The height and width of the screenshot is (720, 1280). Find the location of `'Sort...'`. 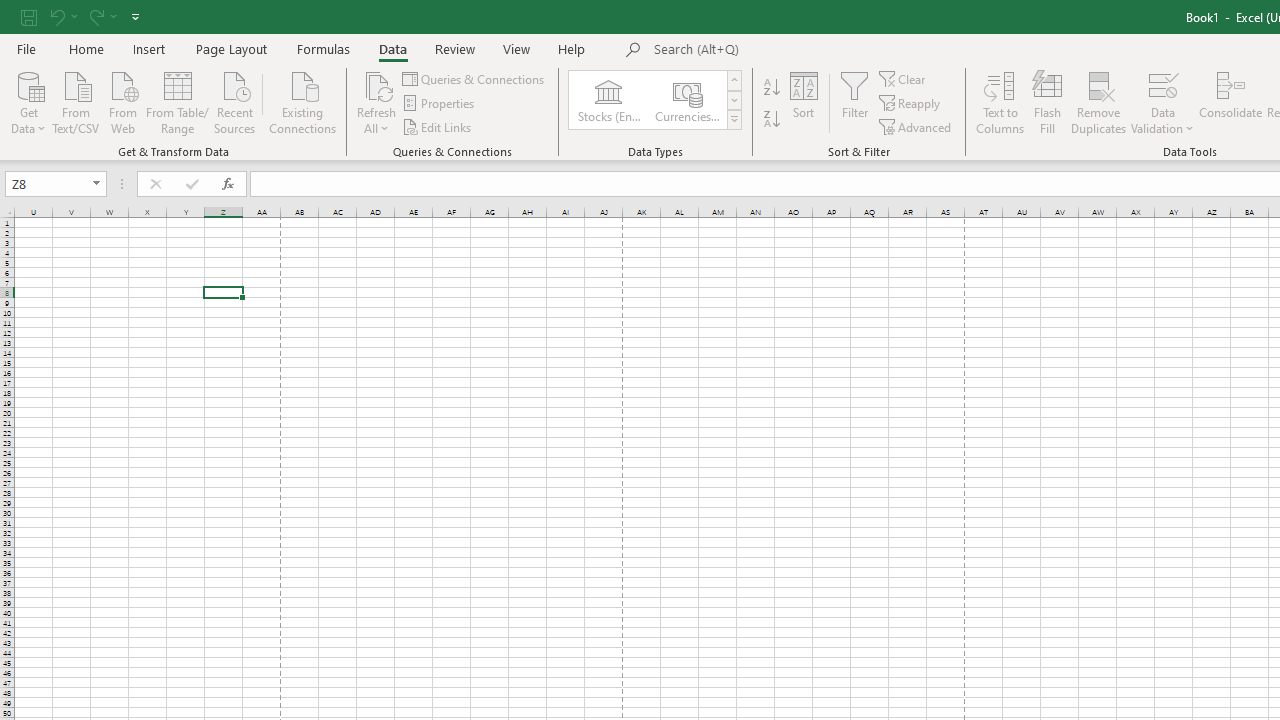

'Sort...' is located at coordinates (804, 103).